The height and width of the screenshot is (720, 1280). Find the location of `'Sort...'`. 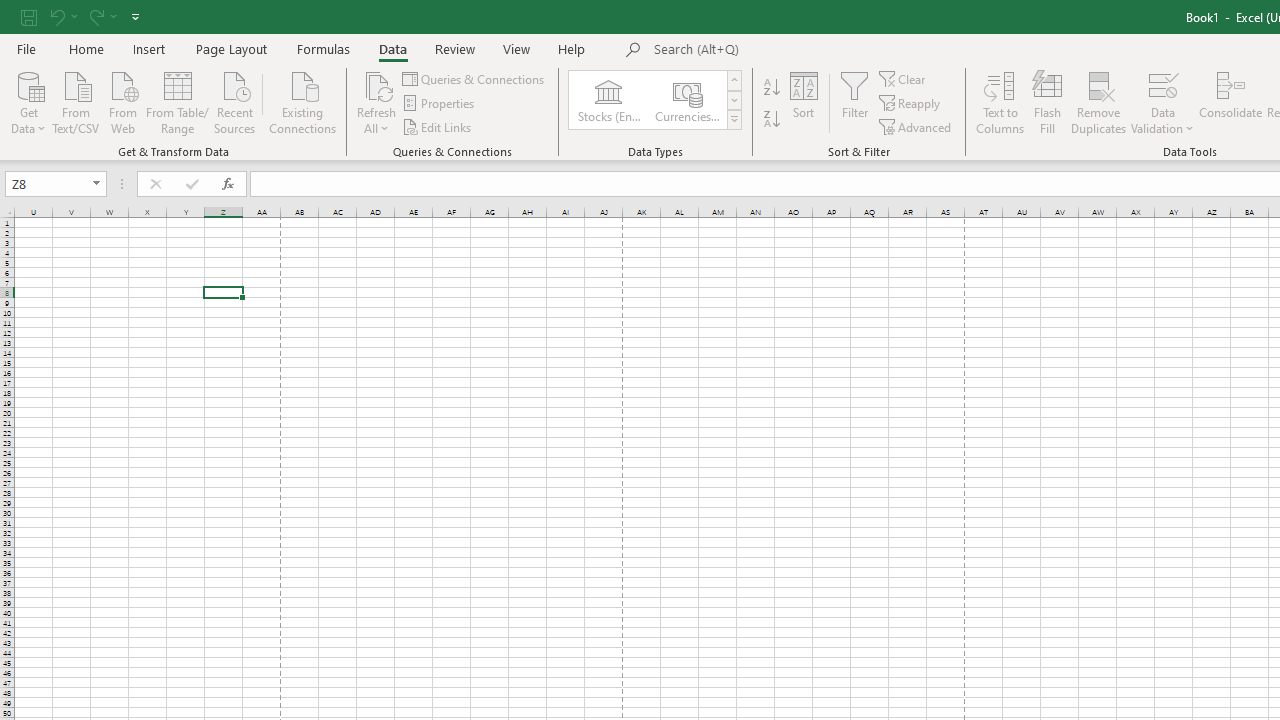

'Sort...' is located at coordinates (804, 103).